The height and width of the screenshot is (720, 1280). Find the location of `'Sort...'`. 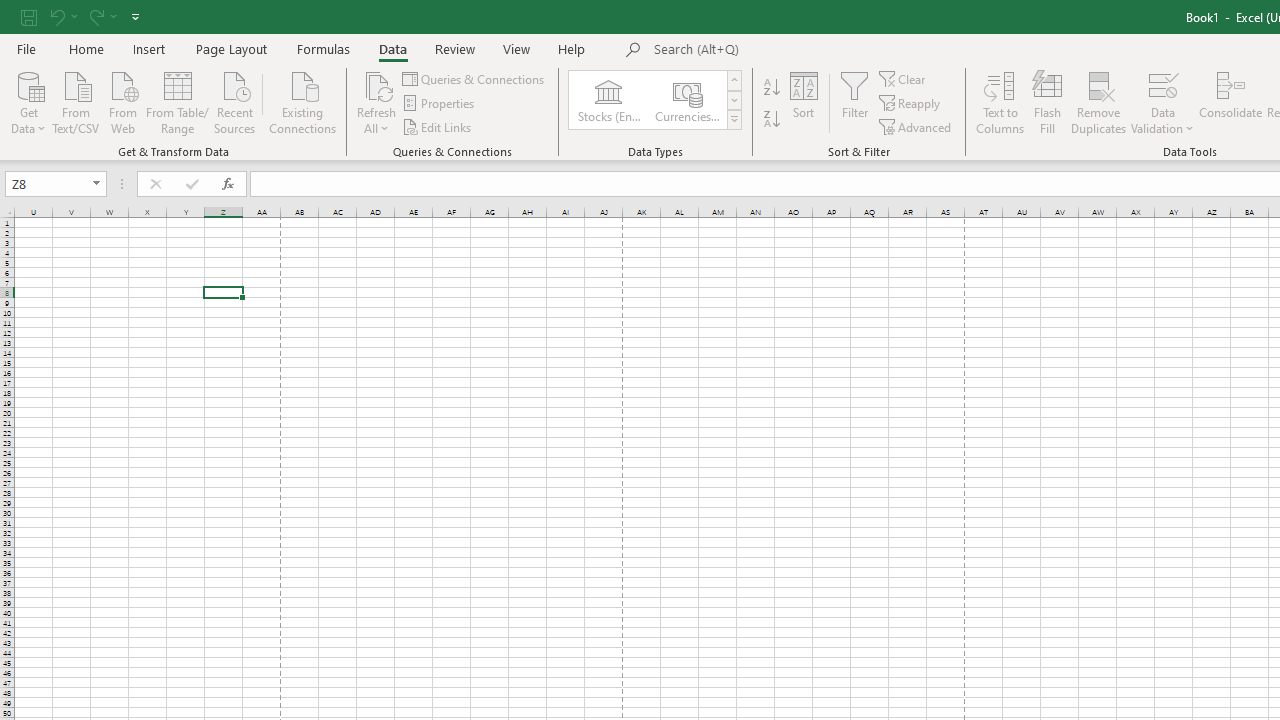

'Sort...' is located at coordinates (804, 103).